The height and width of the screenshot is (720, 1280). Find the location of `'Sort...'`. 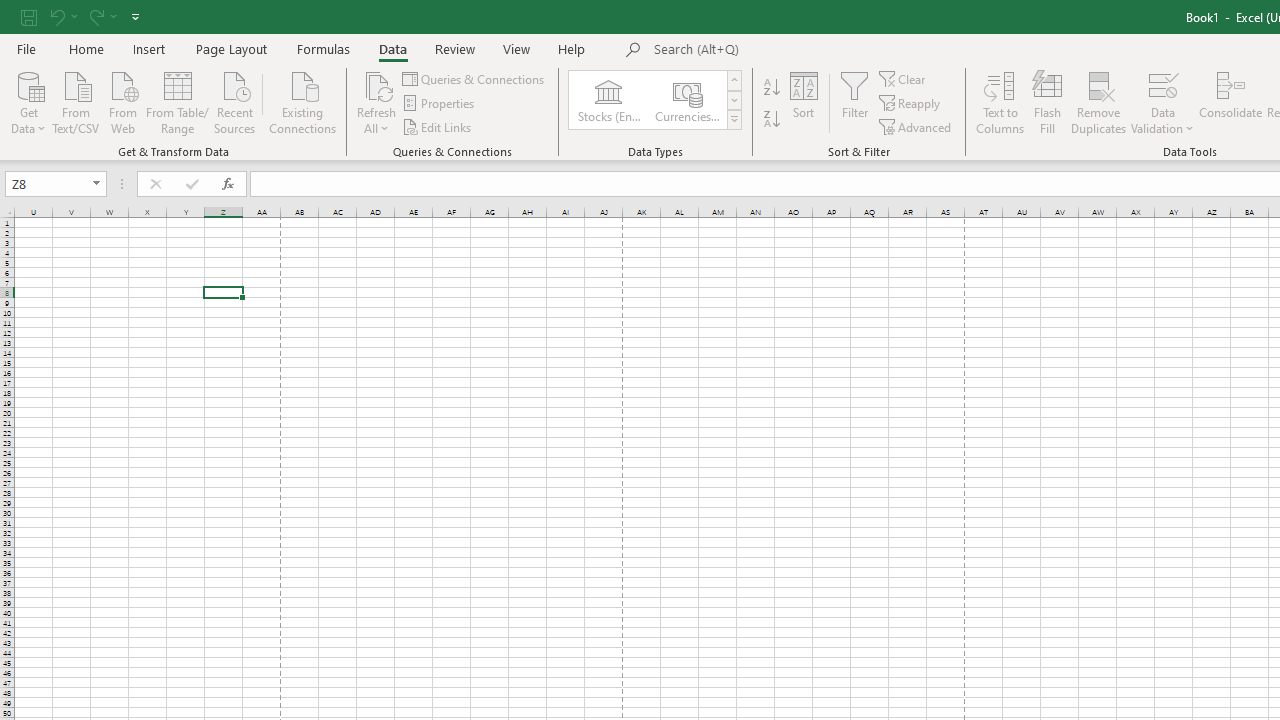

'Sort...' is located at coordinates (804, 103).